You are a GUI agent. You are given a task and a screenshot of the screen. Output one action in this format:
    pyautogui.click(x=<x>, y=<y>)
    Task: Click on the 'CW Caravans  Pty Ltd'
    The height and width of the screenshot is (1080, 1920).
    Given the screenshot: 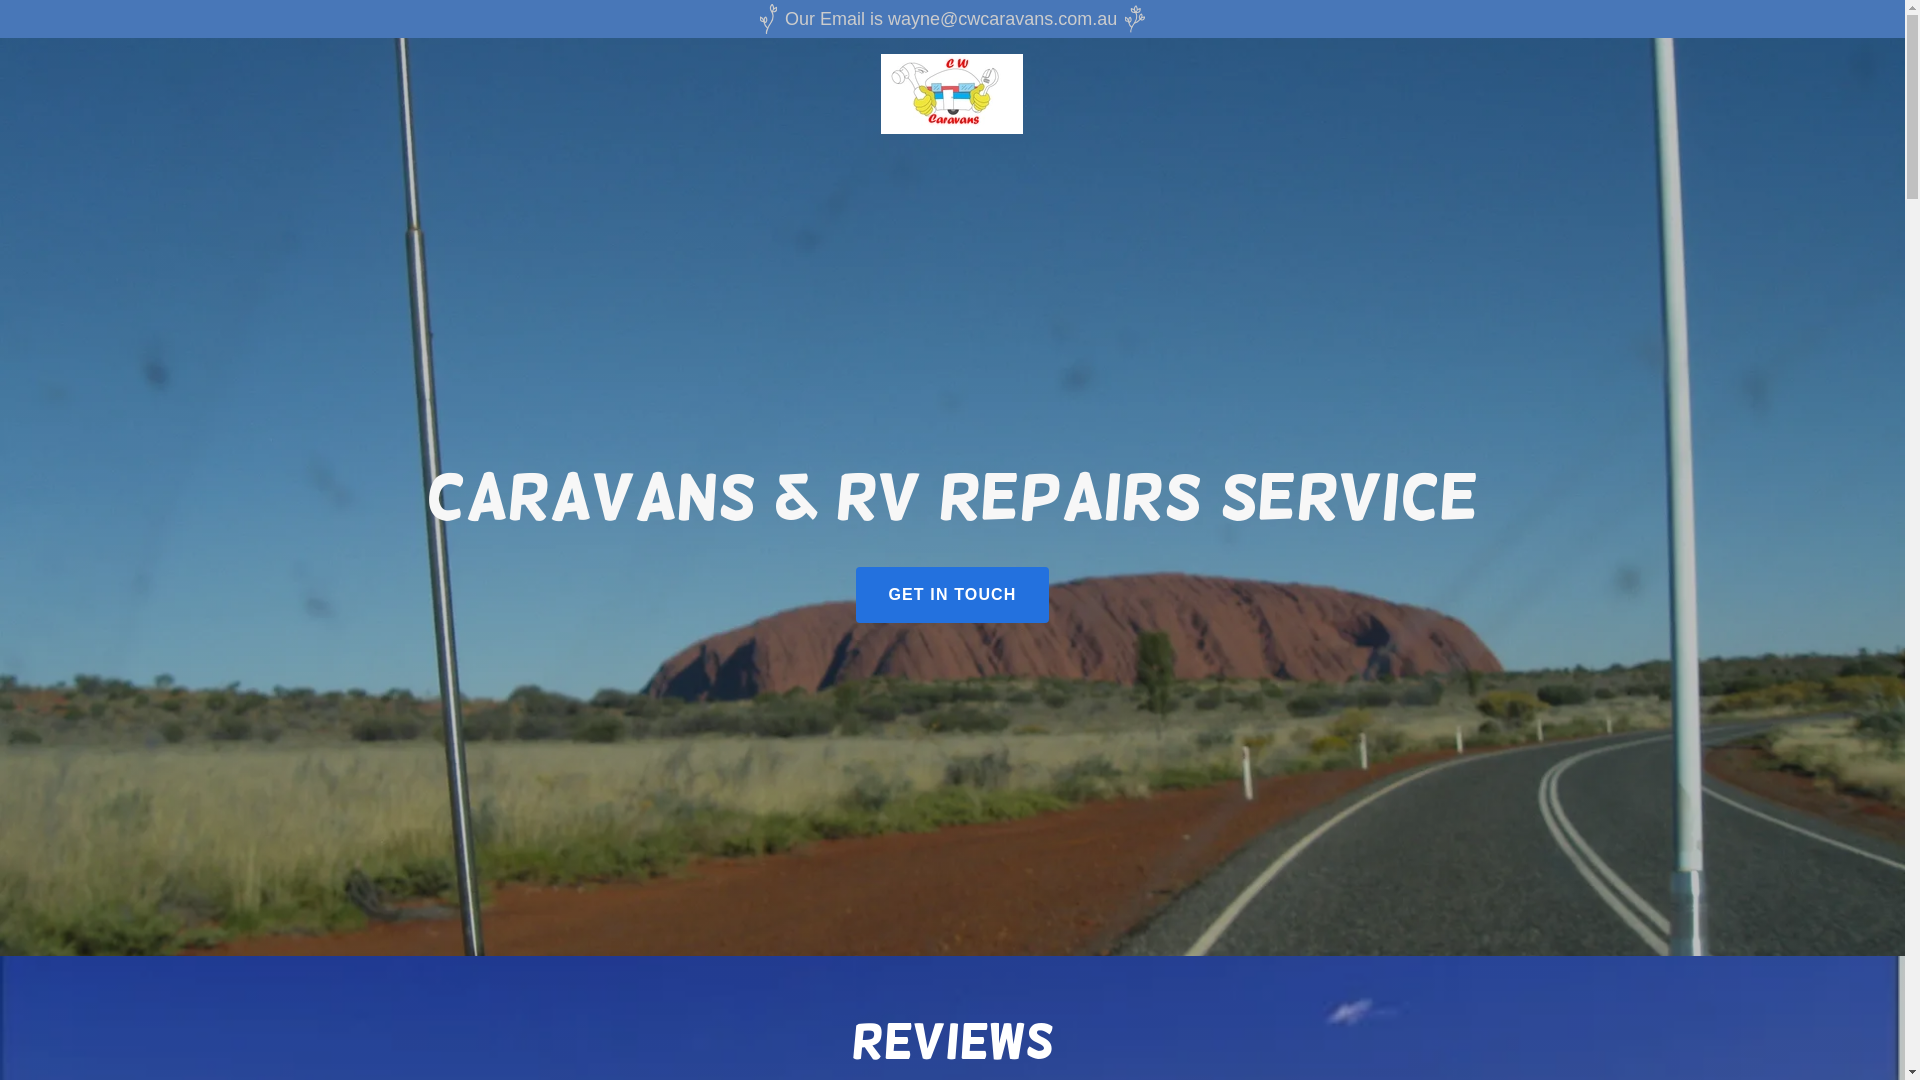 What is the action you would take?
    pyautogui.click(x=950, y=92)
    